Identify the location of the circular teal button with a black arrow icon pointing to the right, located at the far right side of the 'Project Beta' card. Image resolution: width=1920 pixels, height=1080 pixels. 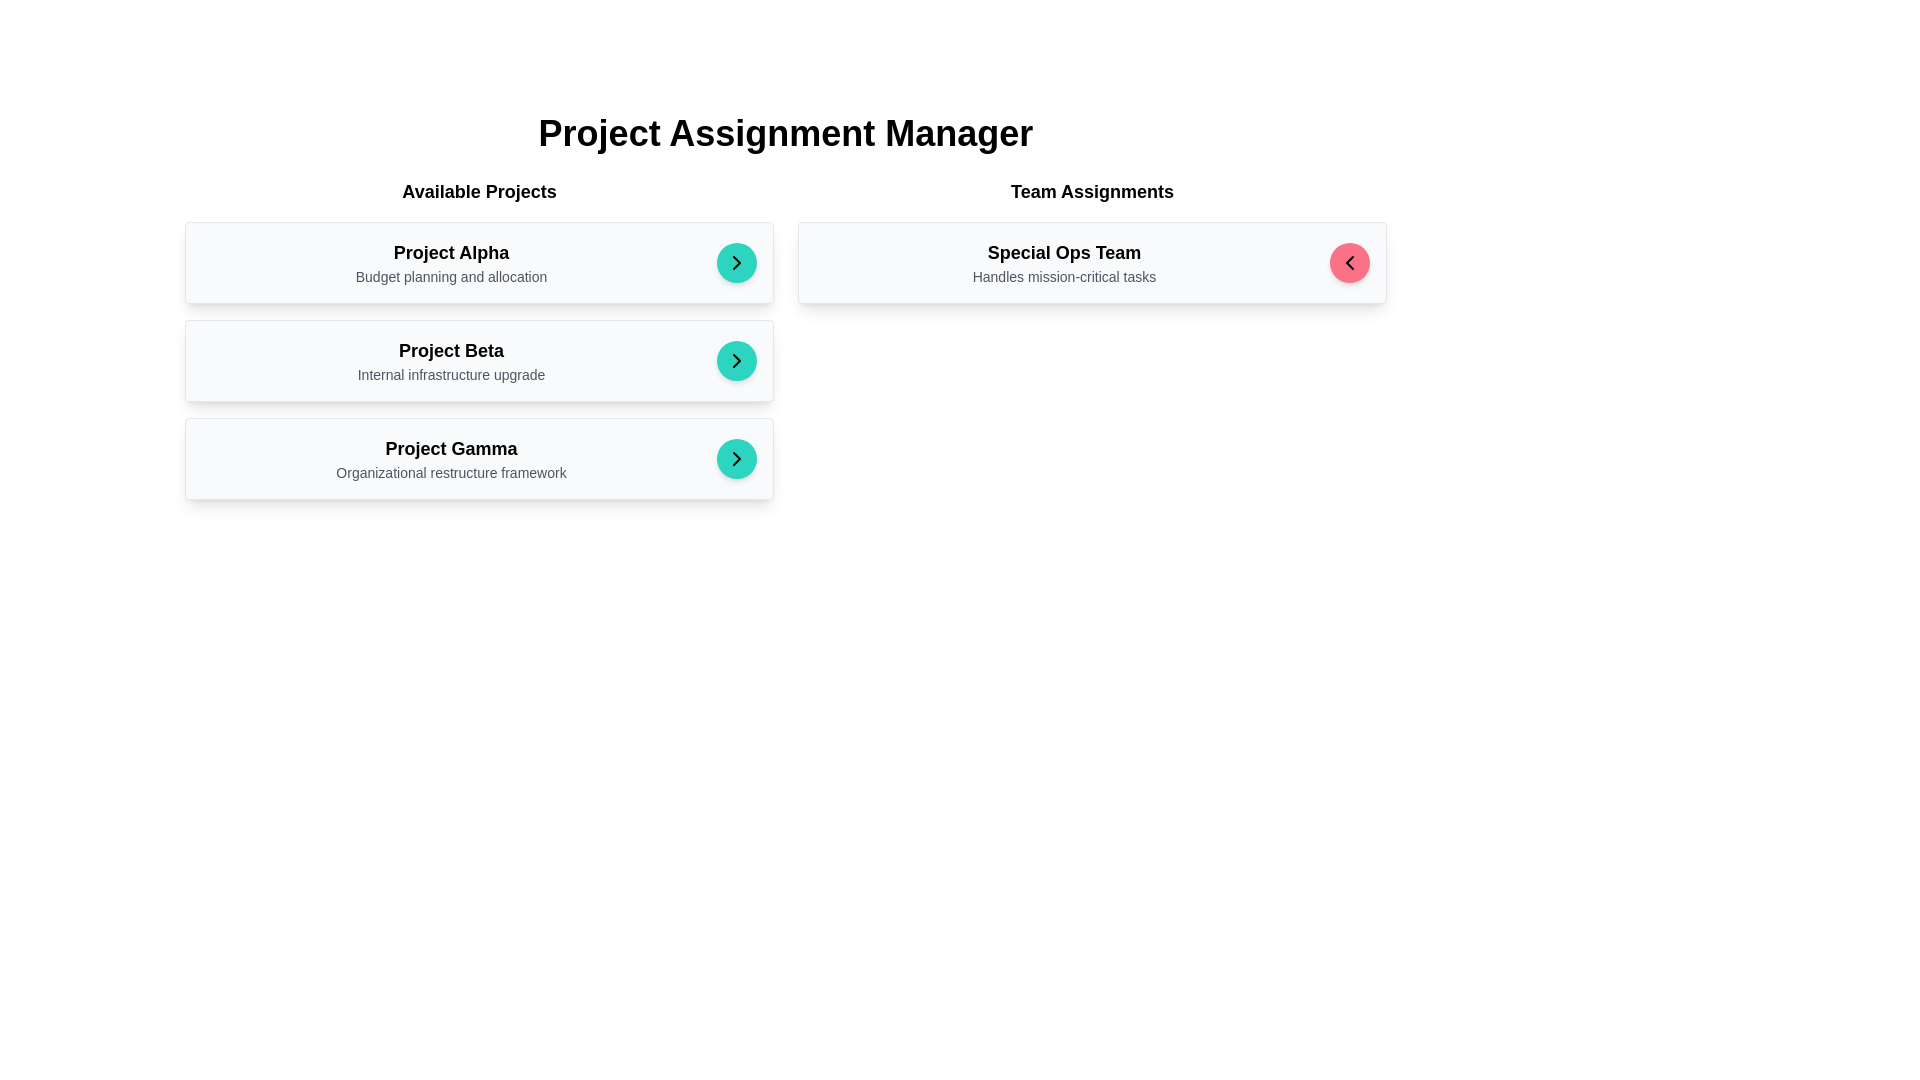
(736, 361).